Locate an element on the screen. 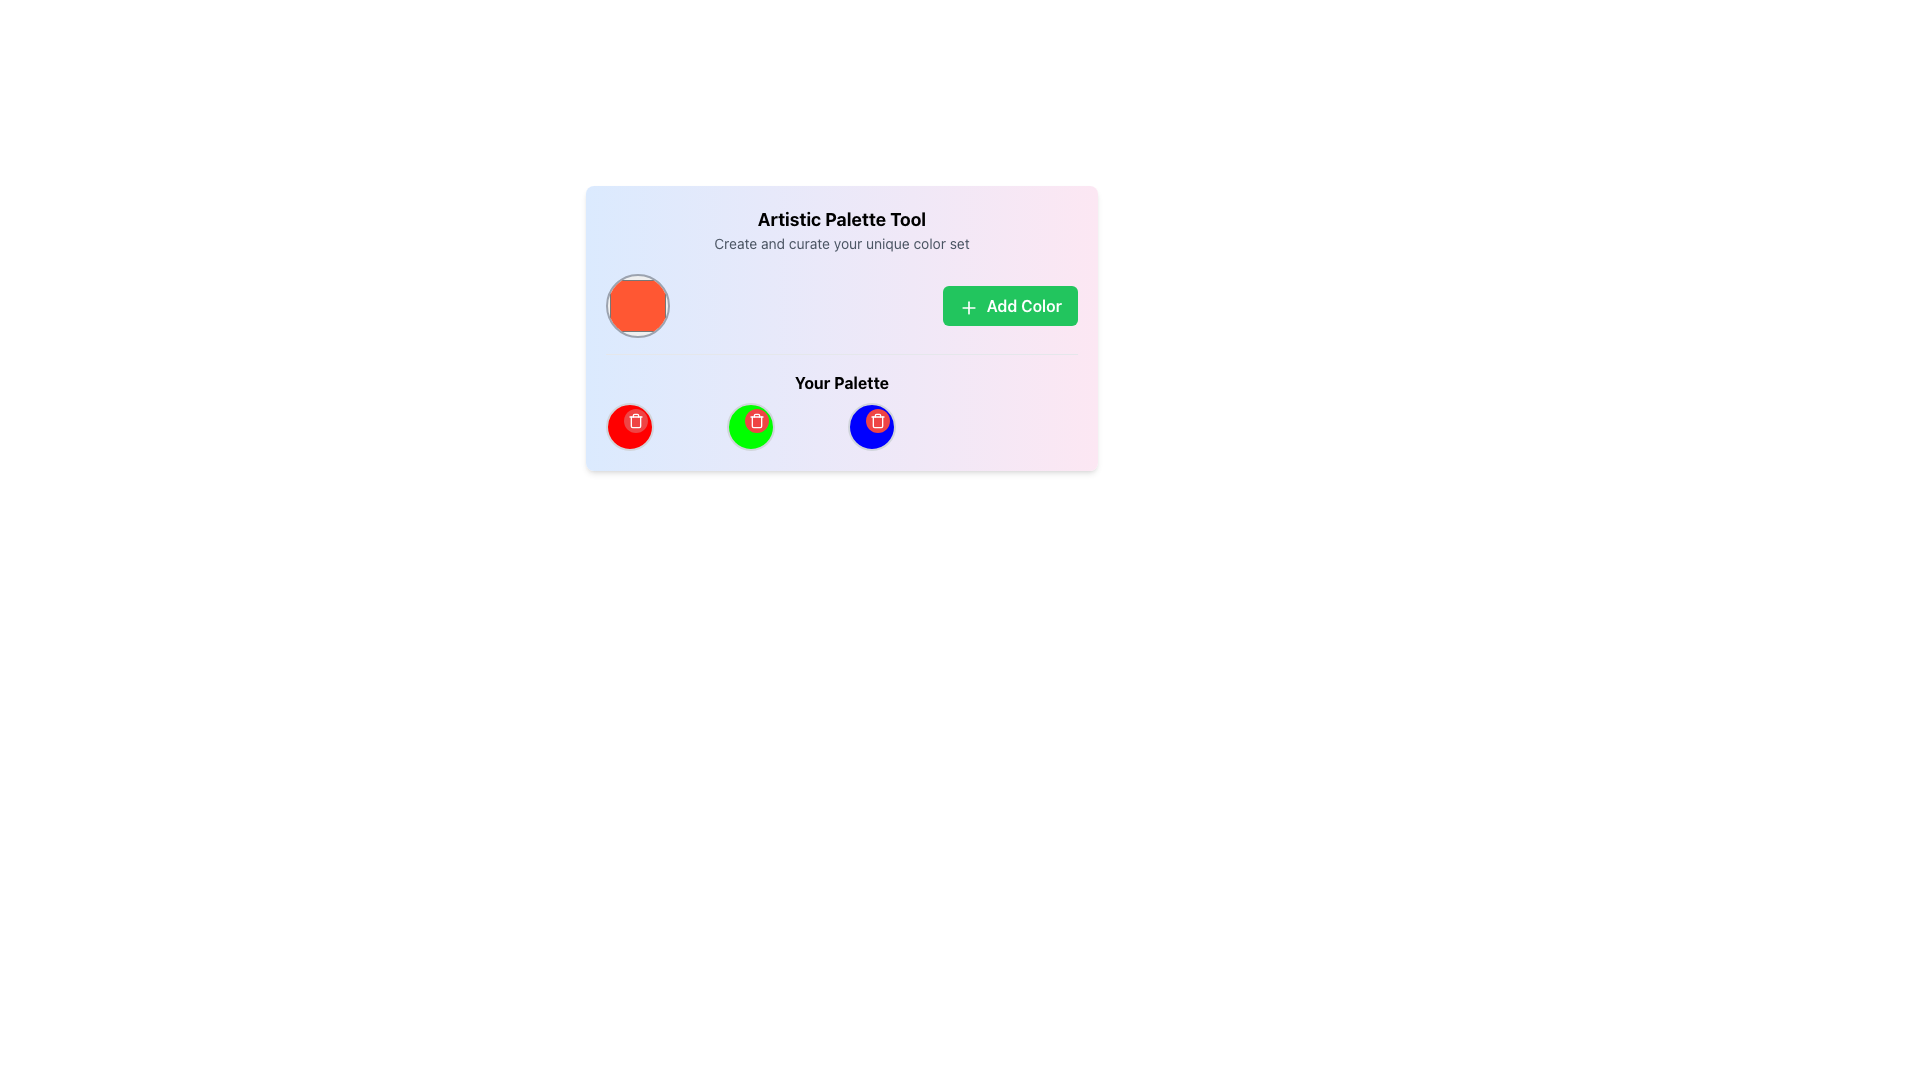 This screenshot has height=1080, width=1920. a color using the color picker located in the 'Add Color' section of the 'Artistic Palette Tool' interface, which is positioned to the left of the 'Add Color' button is located at coordinates (841, 305).